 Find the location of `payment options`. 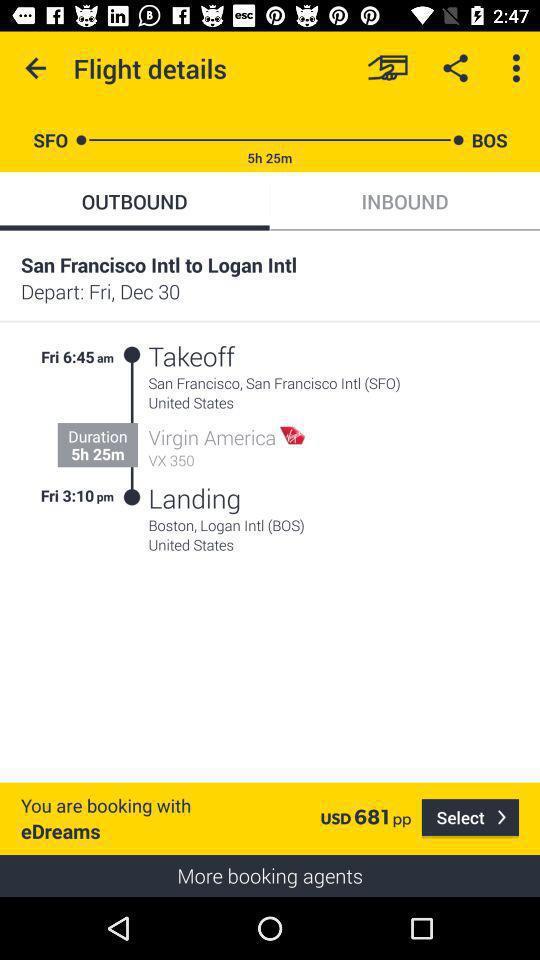

payment options is located at coordinates (387, 68).